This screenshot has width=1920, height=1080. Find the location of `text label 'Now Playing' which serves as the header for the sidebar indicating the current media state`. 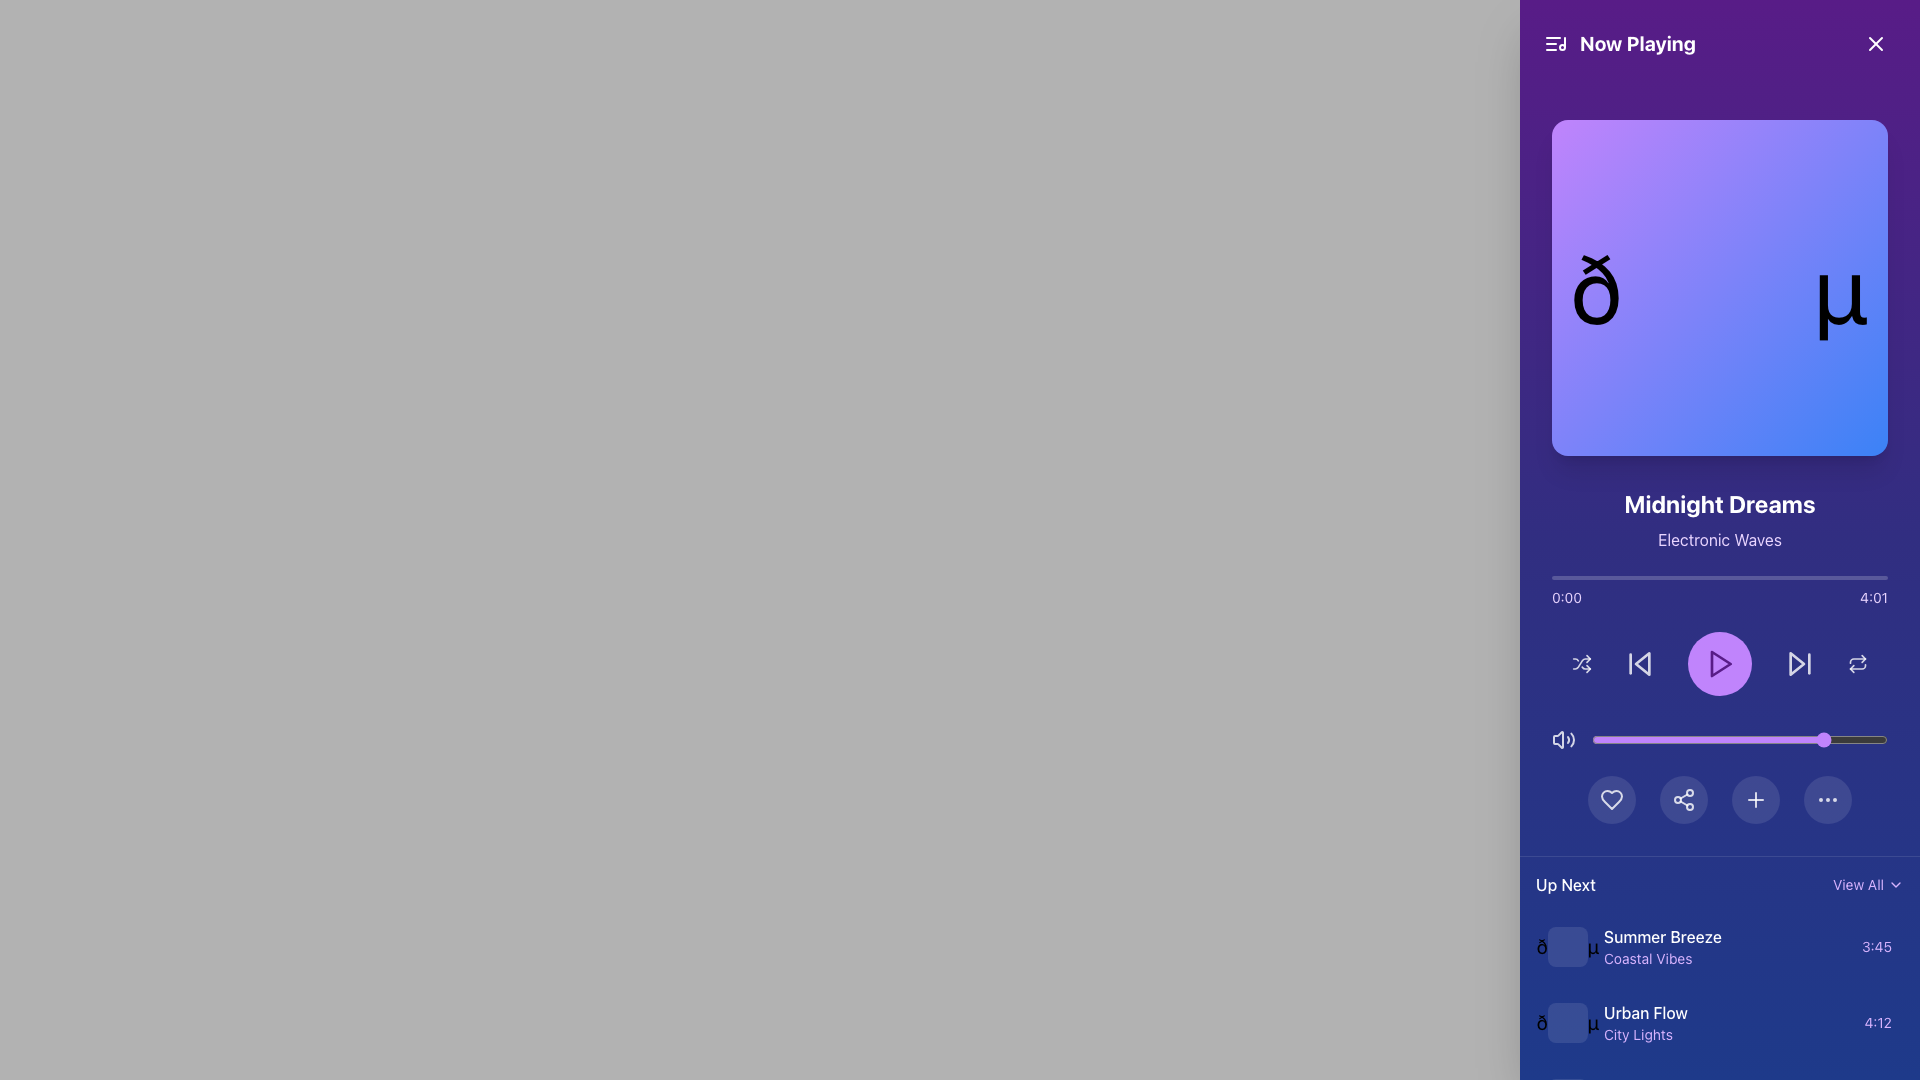

text label 'Now Playing' which serves as the header for the sidebar indicating the current media state is located at coordinates (1637, 43).